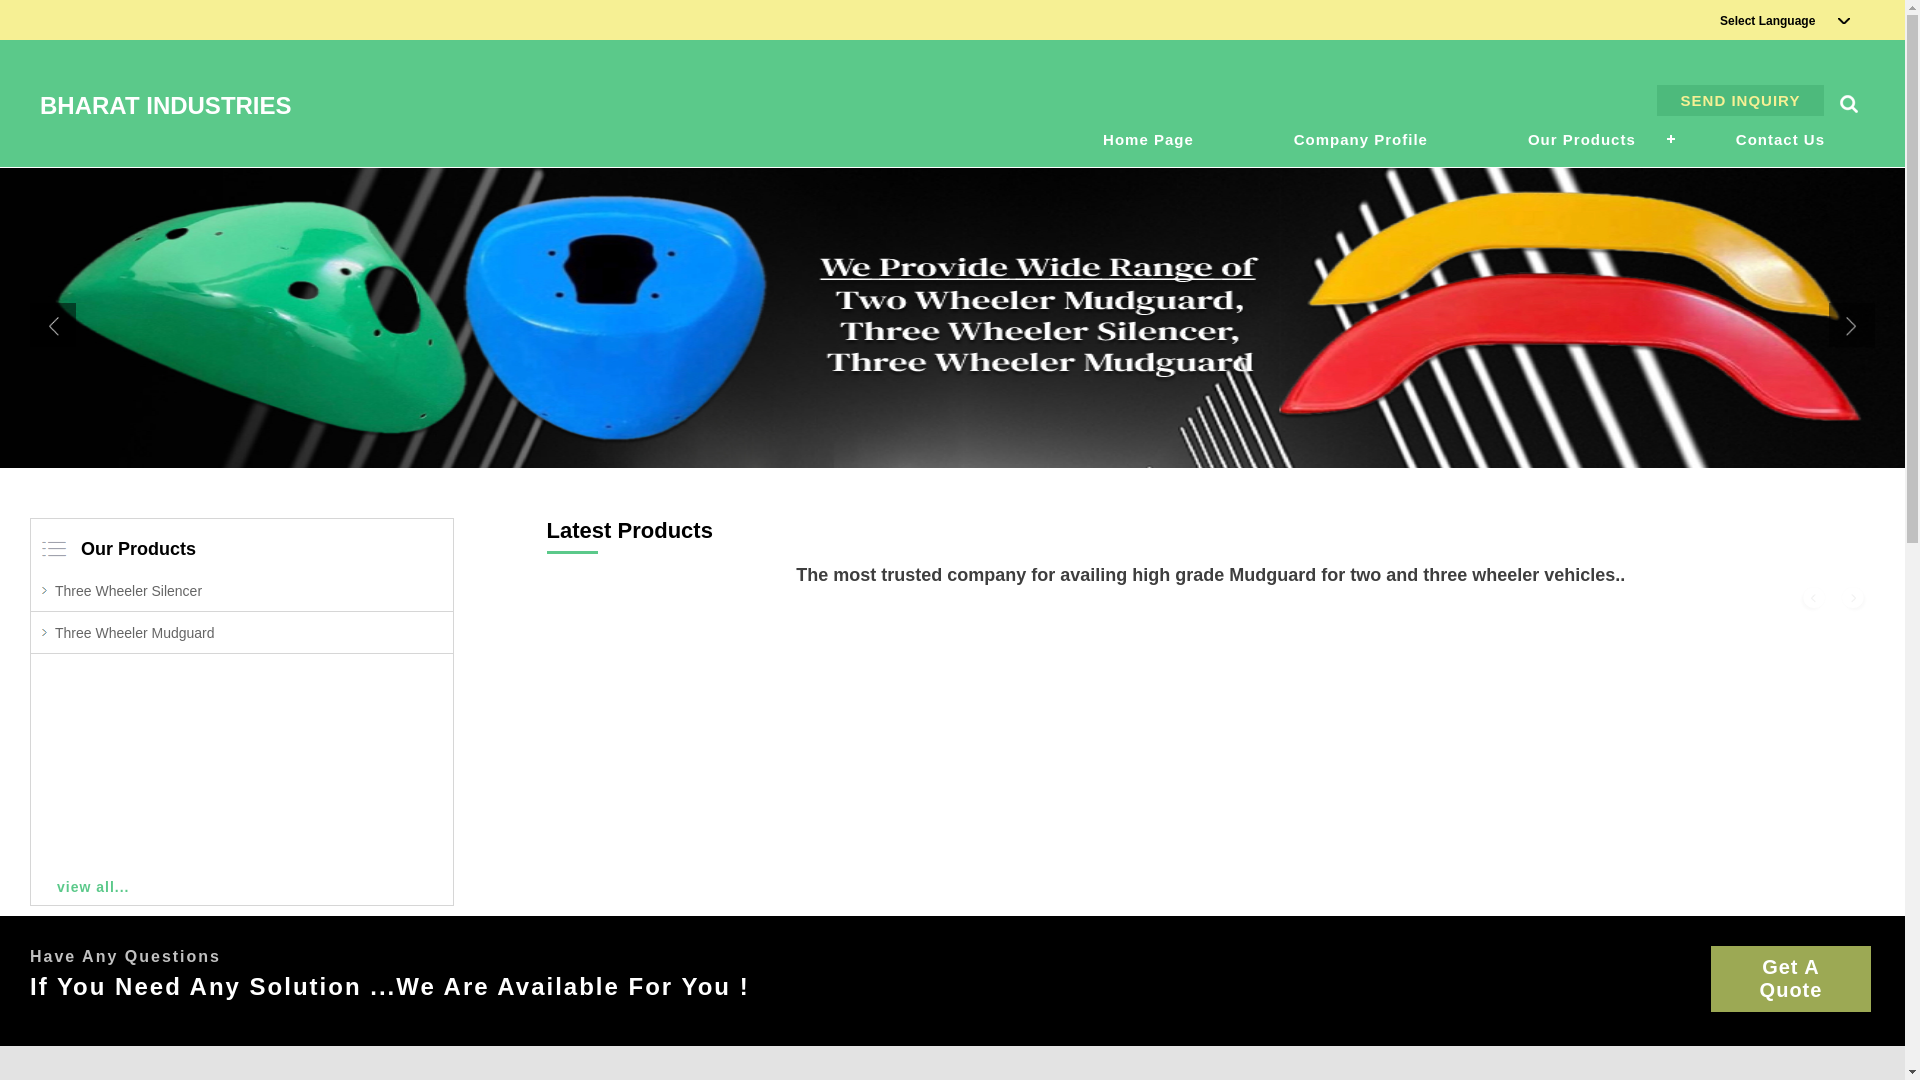  Describe the element at coordinates (1780, 138) in the screenshot. I see `'Contact Us'` at that location.